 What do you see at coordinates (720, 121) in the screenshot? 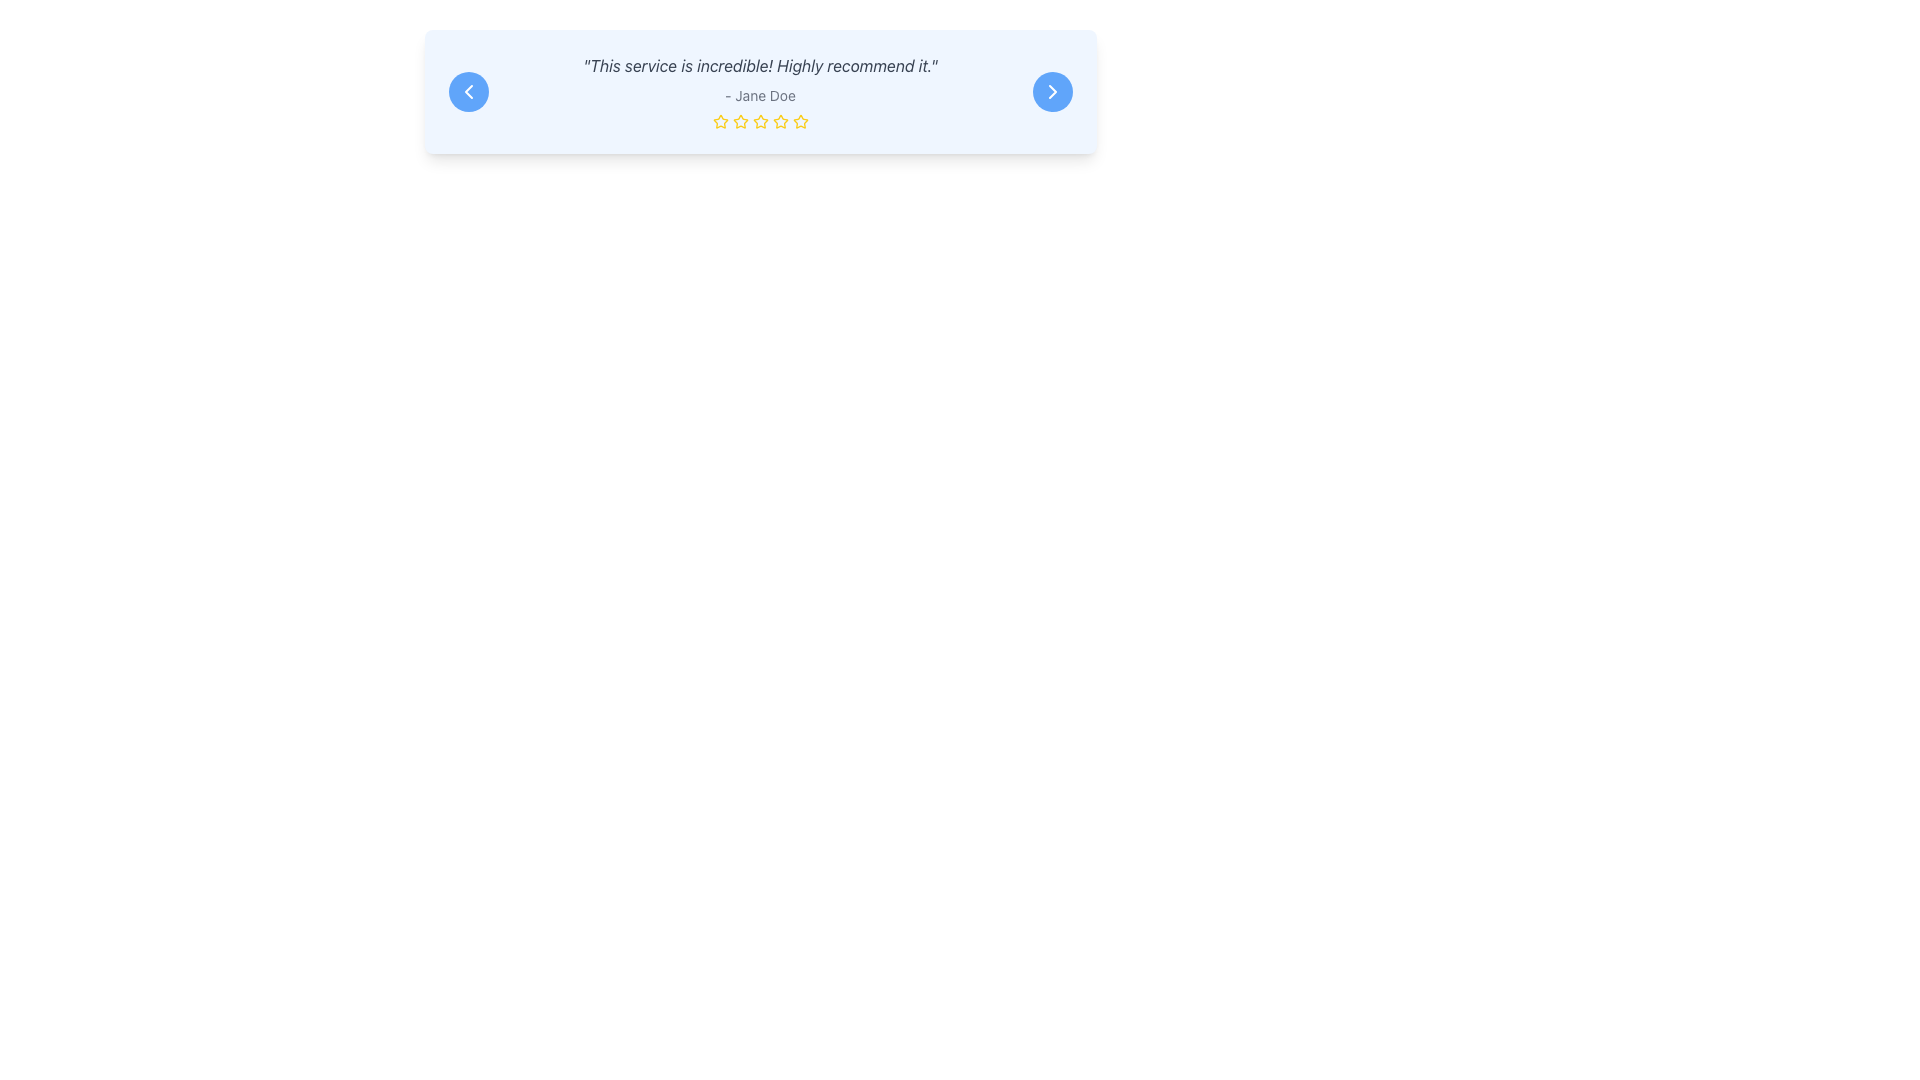
I see `the third star icon in the row of five star icons, which is filled with a golden yellow color` at bounding box center [720, 121].